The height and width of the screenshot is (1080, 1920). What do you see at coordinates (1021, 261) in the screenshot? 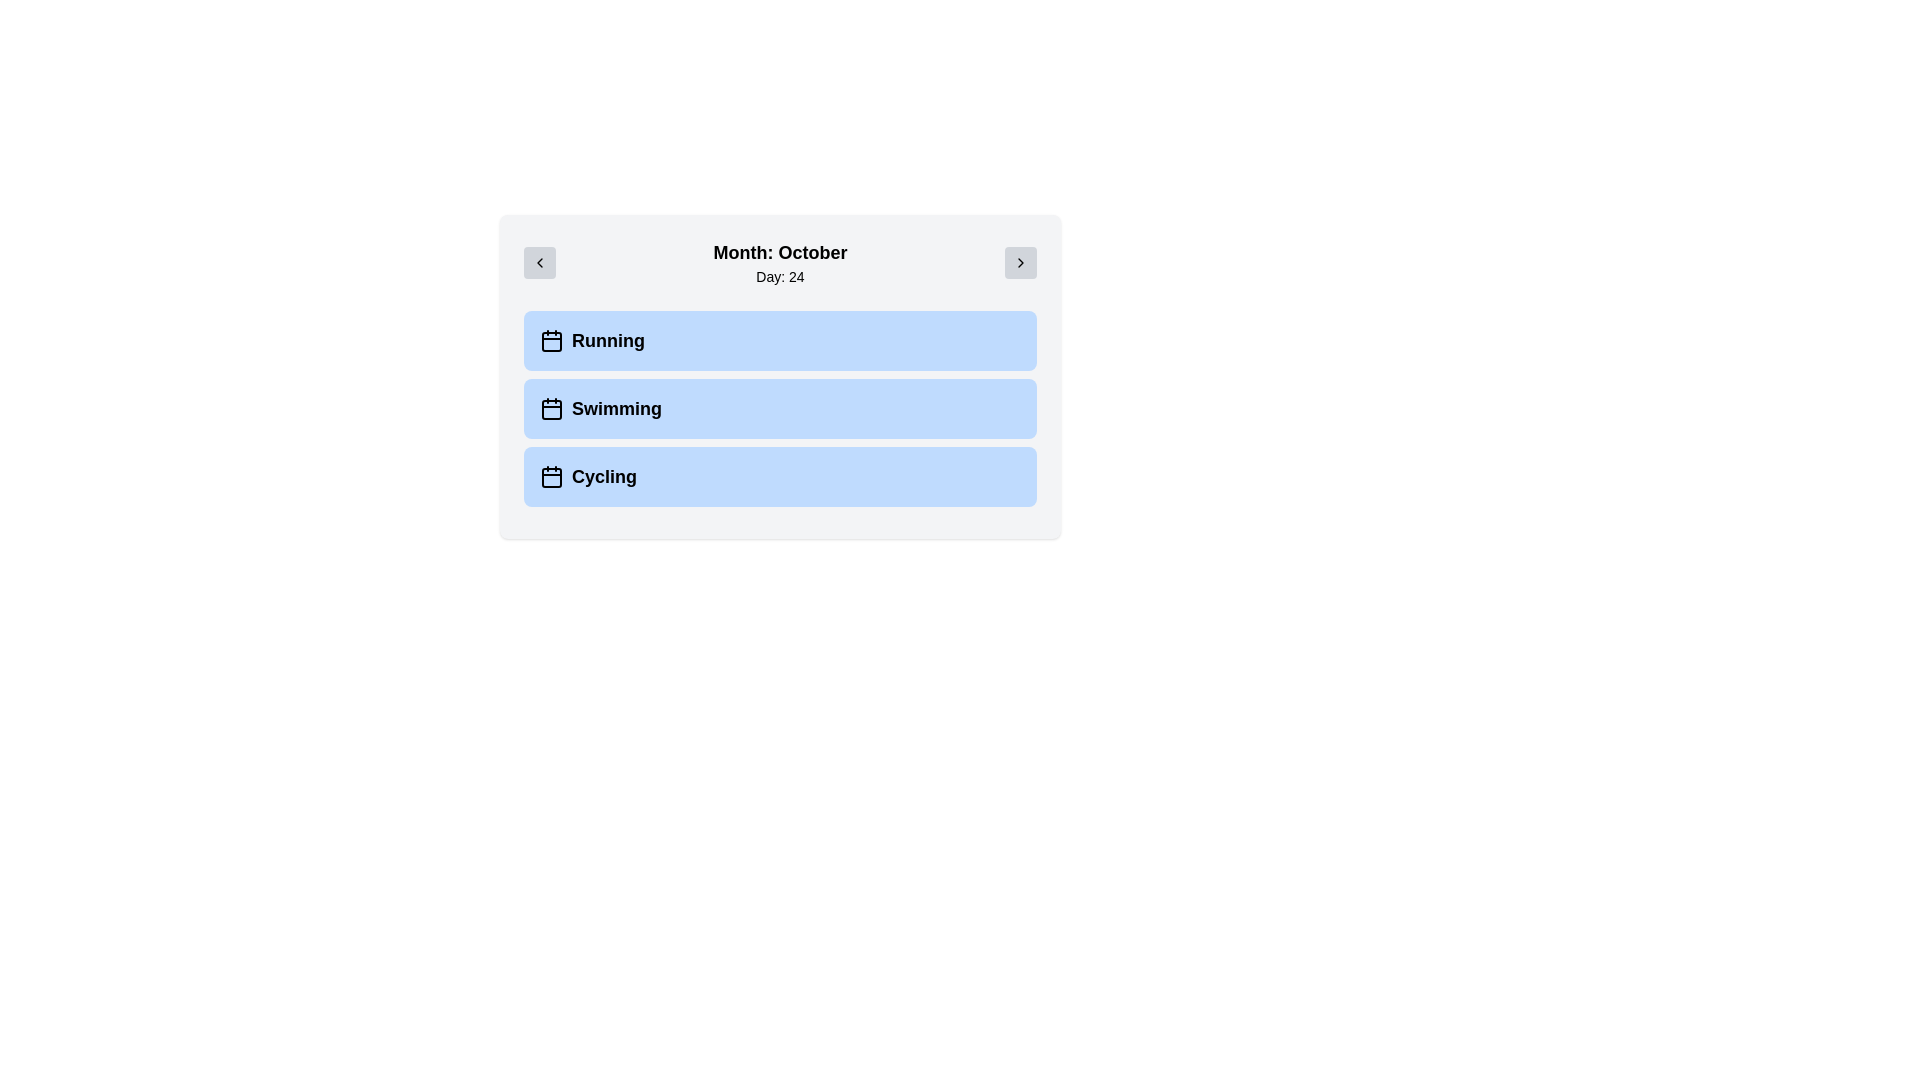
I see `the 'Next' button located on the right side of the top bar containing 'Month: October' and 'Day: 24'` at bounding box center [1021, 261].